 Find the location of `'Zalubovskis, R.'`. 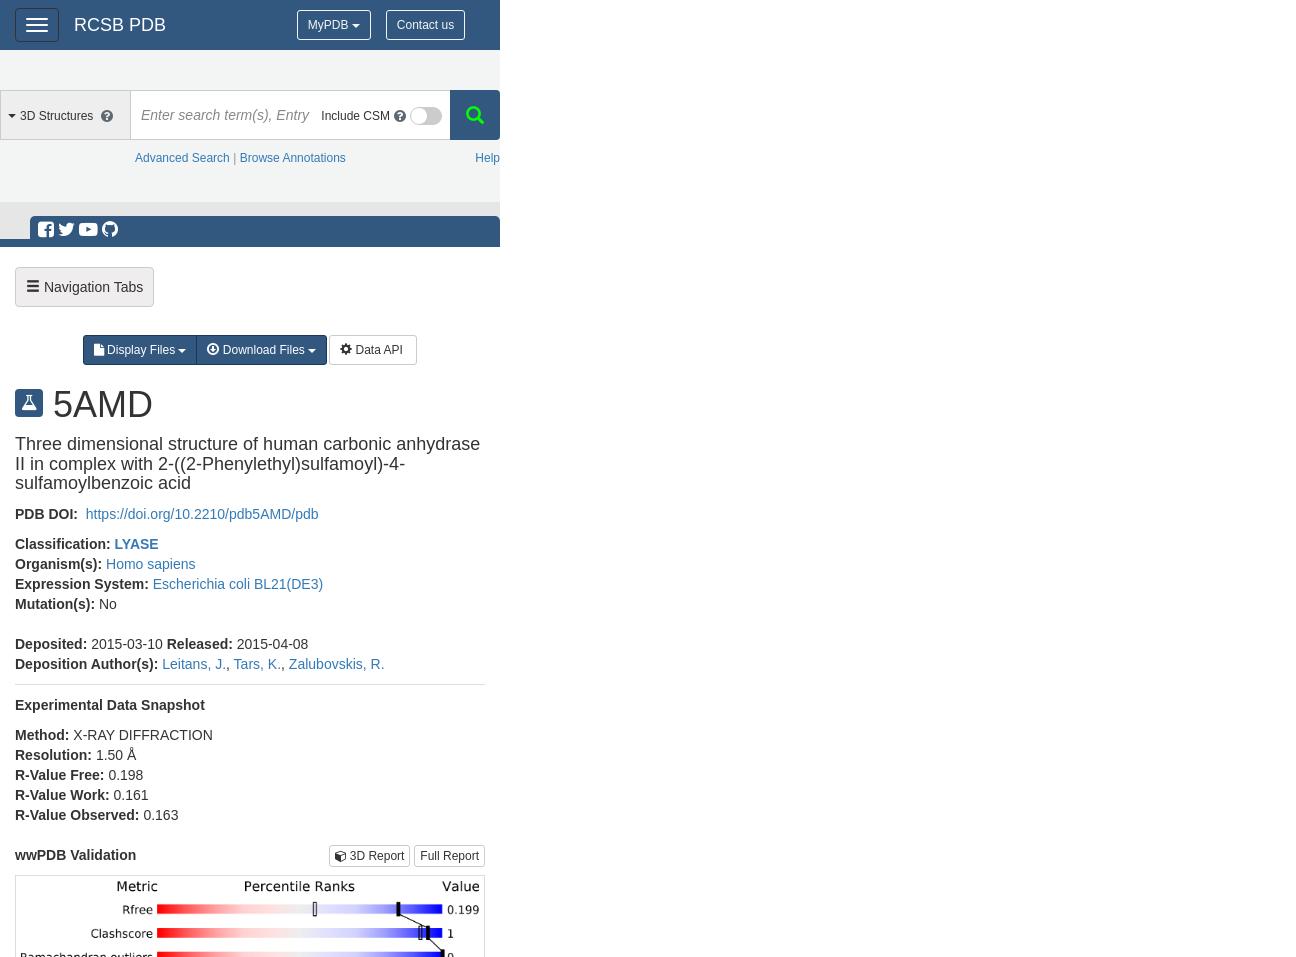

'Zalubovskis, R.' is located at coordinates (335, 662).